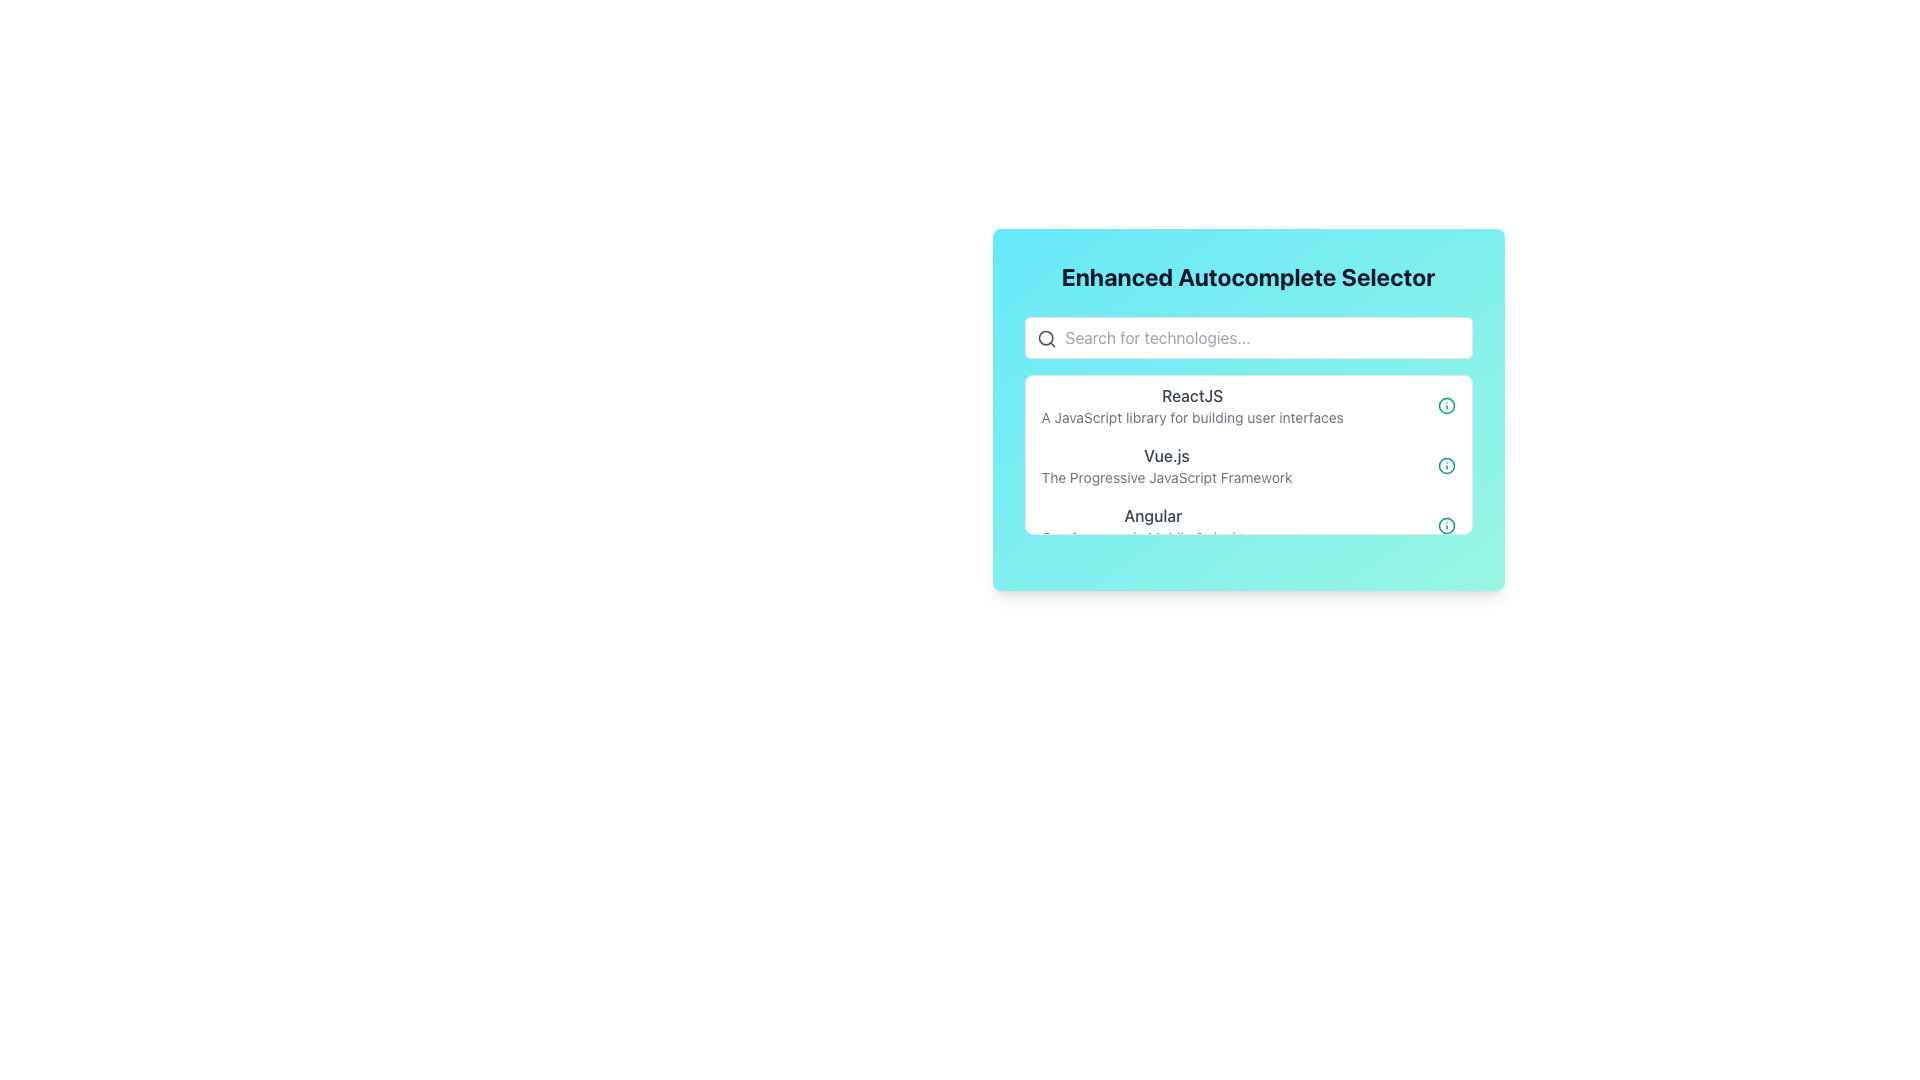 The image size is (1920, 1080). Describe the element at coordinates (1192, 396) in the screenshot. I see `the text label that serves as the title of an item in the dropdown list, positioned above the description 'A JavaScript library for building user interfaces.'` at that location.